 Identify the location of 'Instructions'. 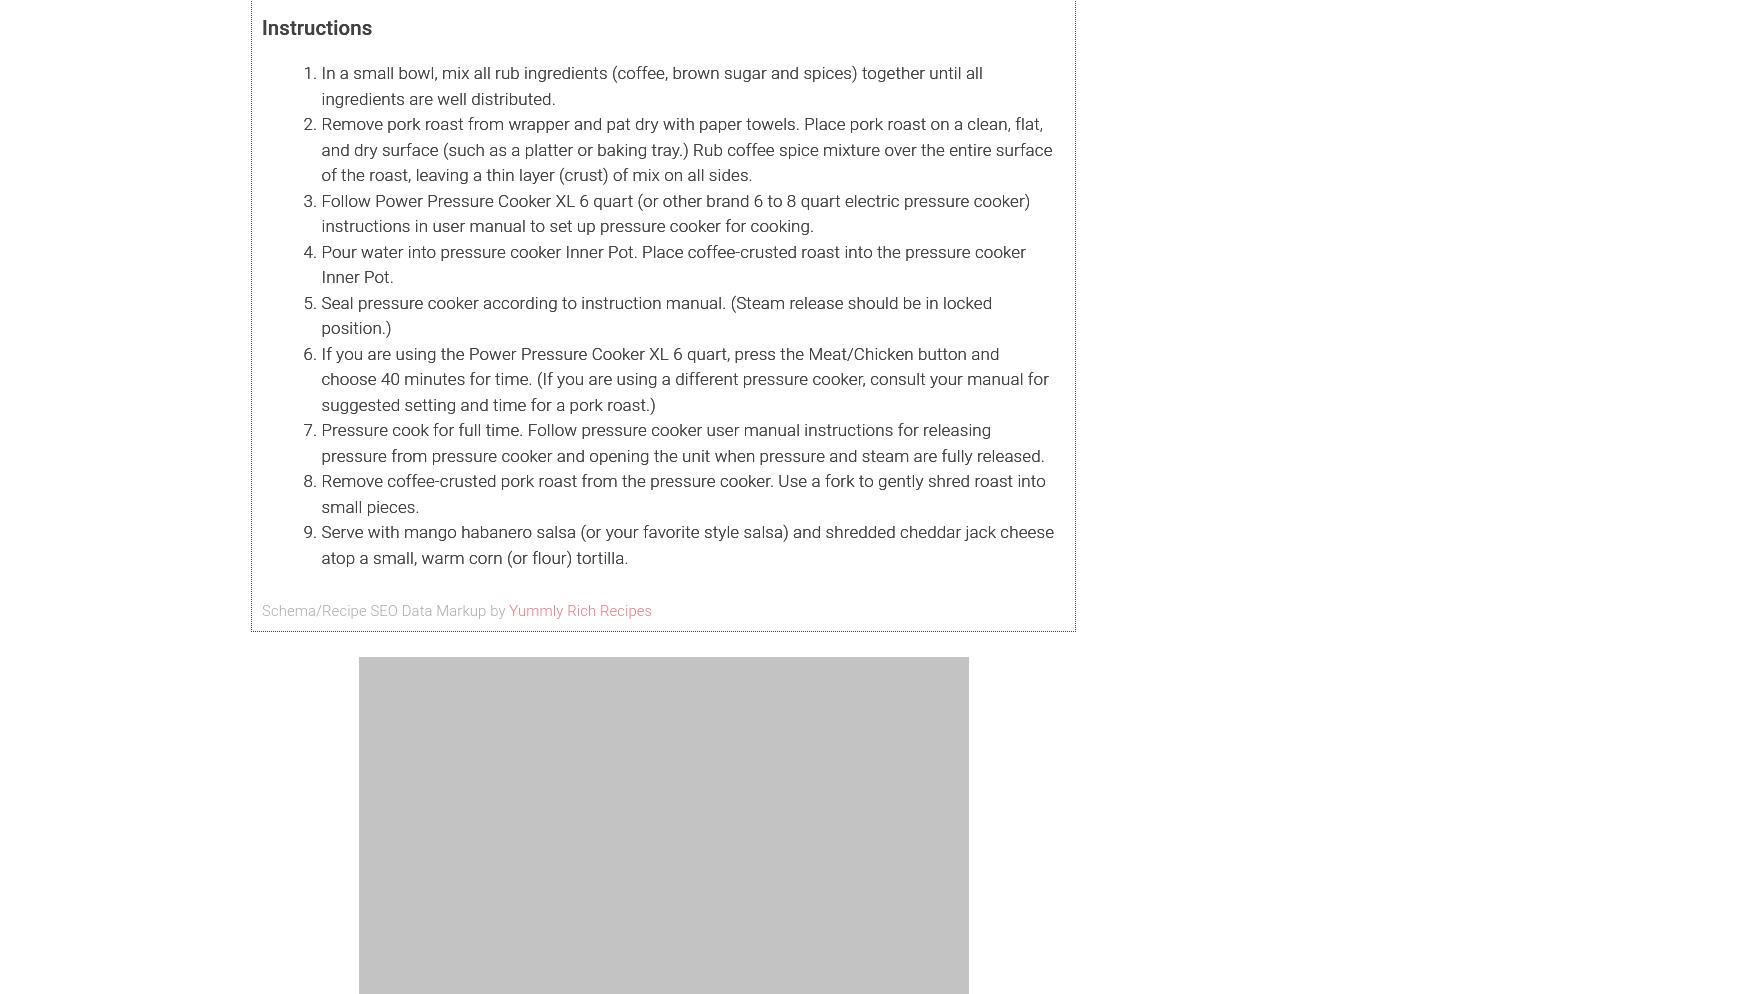
(316, 28).